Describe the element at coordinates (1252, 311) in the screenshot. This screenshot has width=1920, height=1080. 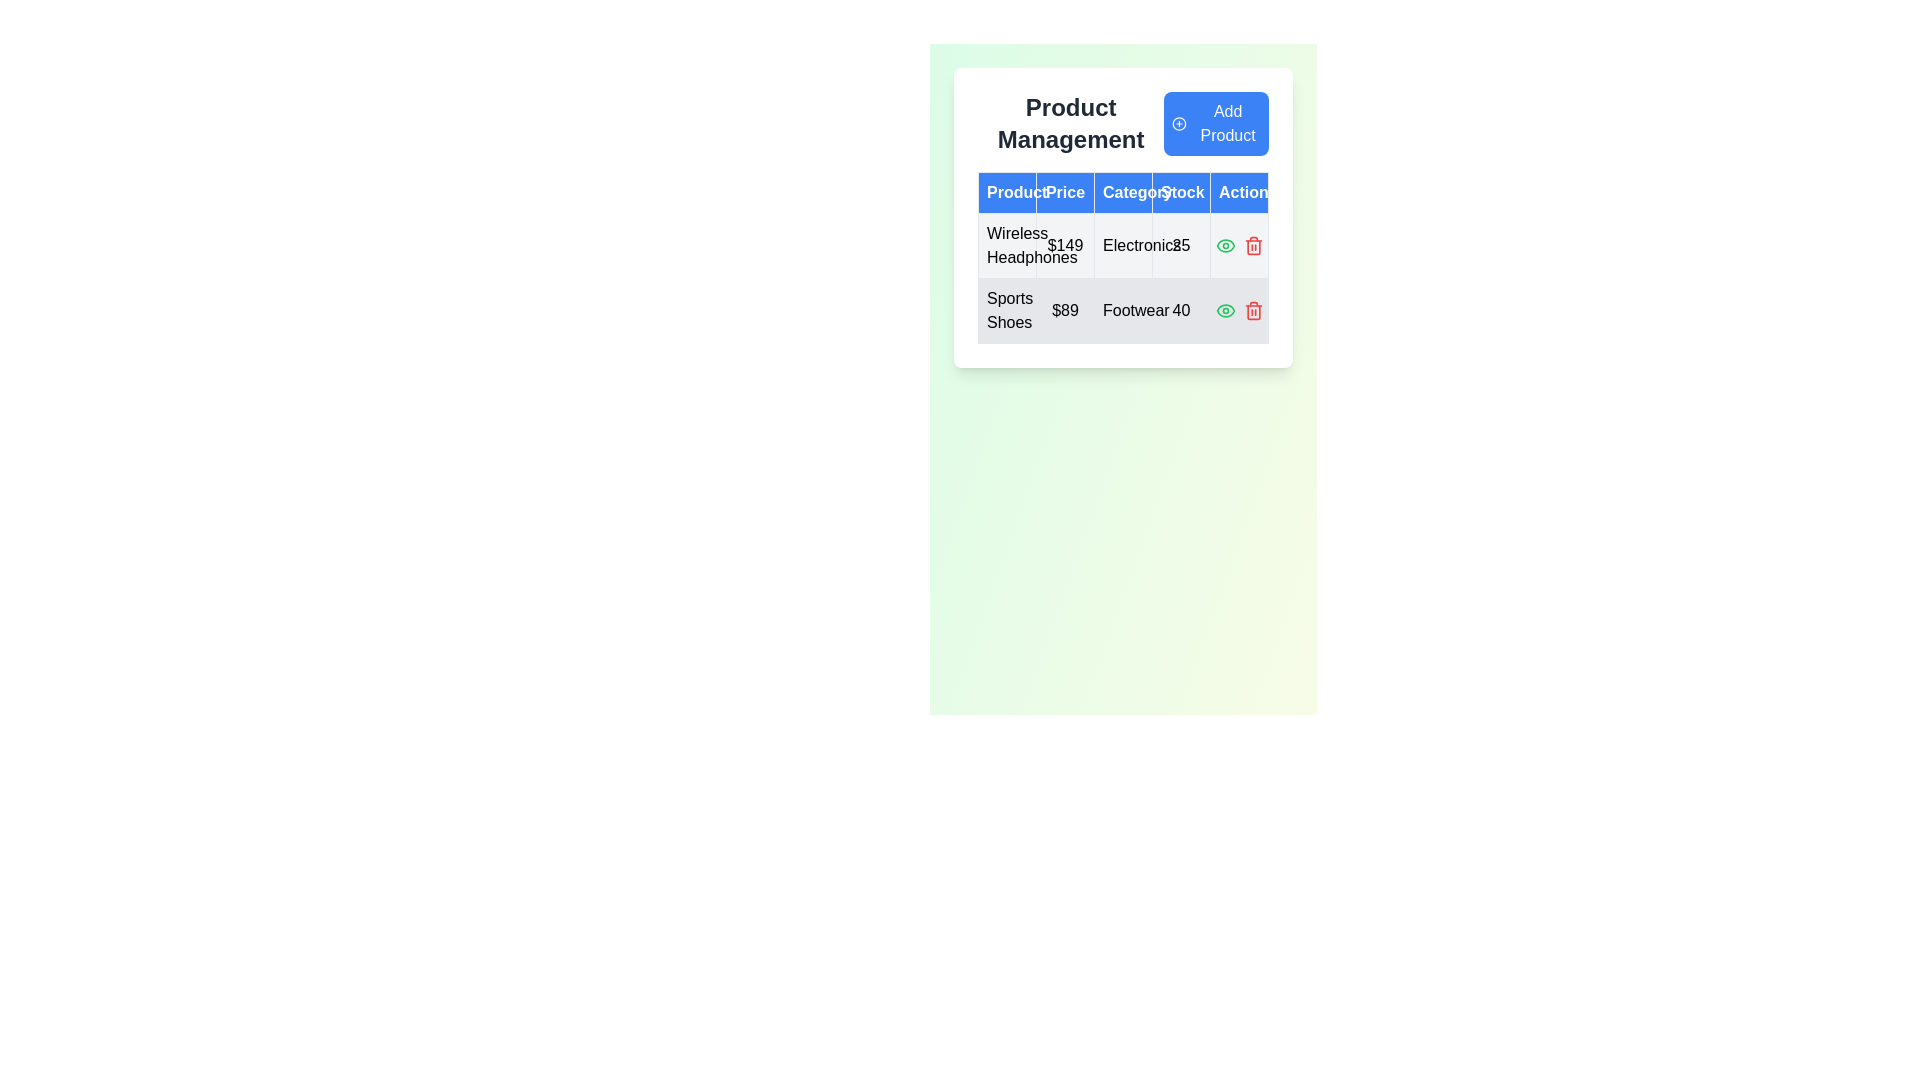
I see `the delete button icon located in the 'Actions' column of the second row of the 'Product Management' section to initiate a delete operation for the 'Sports Shoes' product entry` at that location.